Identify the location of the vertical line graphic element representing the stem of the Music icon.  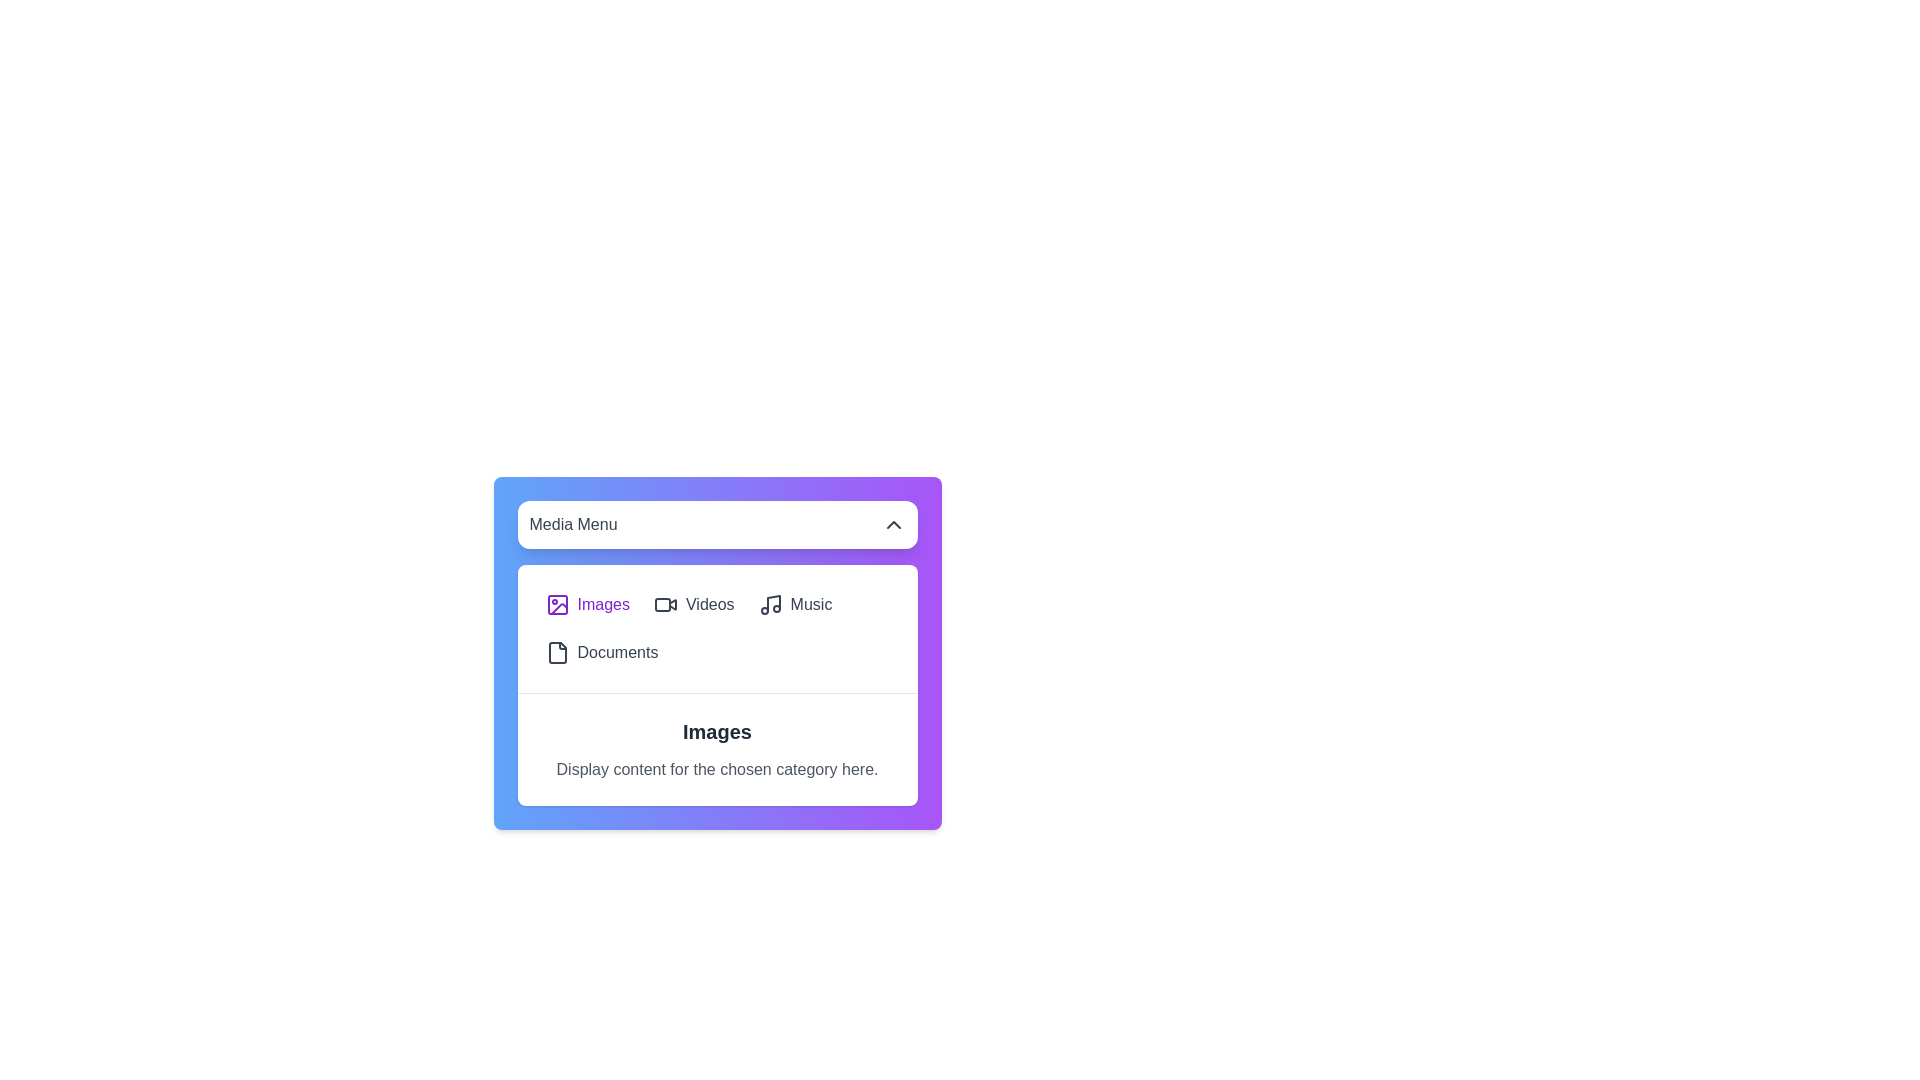
(772, 602).